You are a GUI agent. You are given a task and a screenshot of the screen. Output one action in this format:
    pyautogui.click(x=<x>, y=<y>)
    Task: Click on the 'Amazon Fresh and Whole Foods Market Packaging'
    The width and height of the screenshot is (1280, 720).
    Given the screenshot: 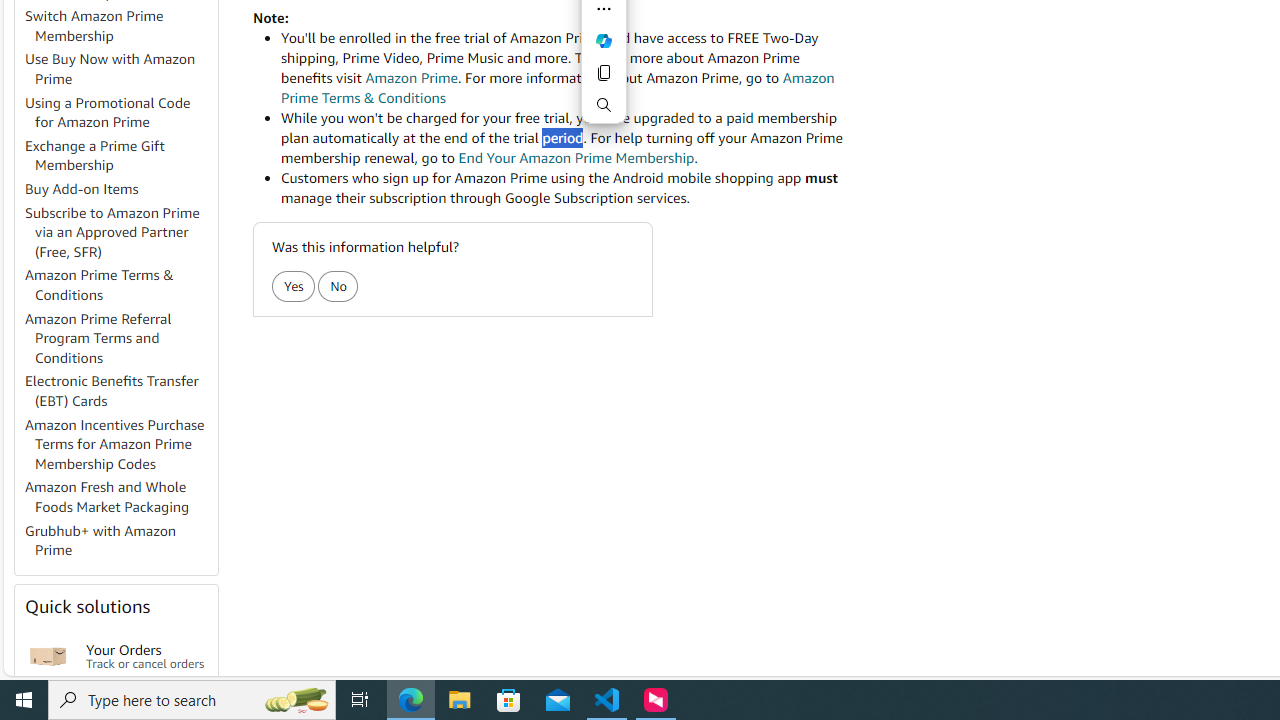 What is the action you would take?
    pyautogui.click(x=106, y=496)
    